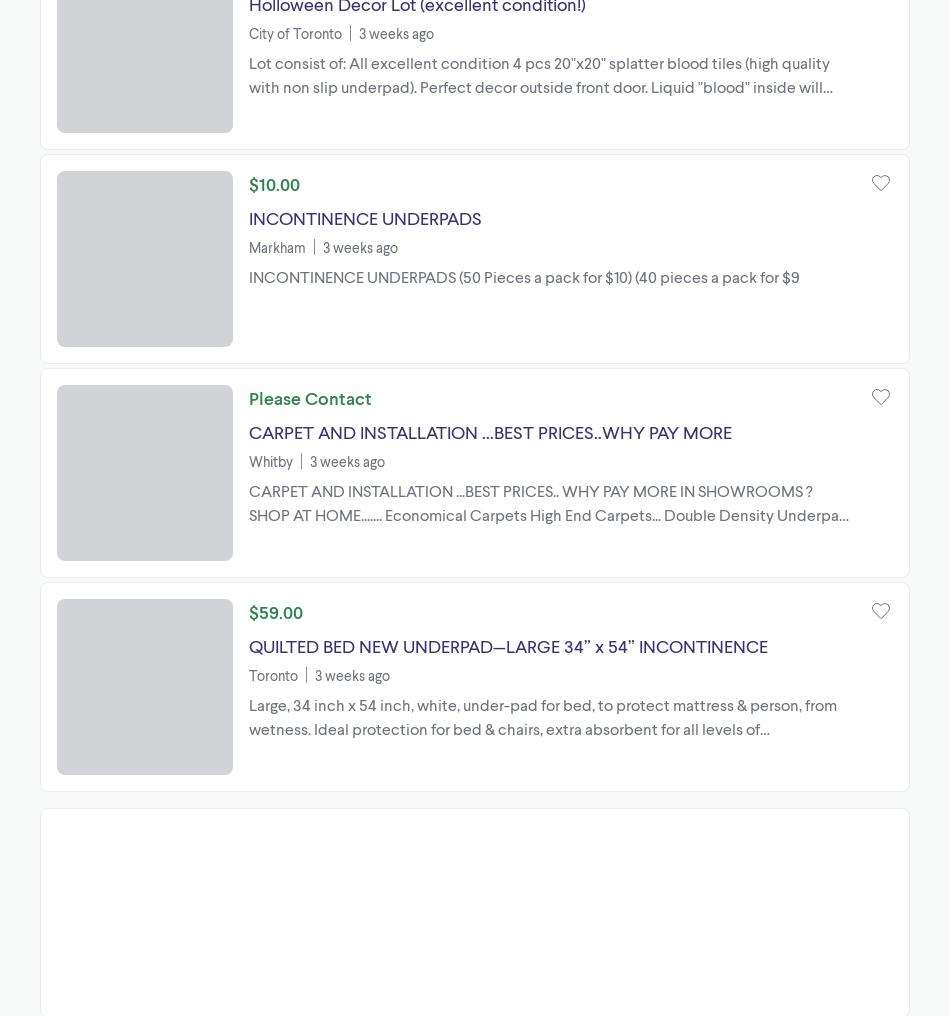 Image resolution: width=950 pixels, height=1016 pixels. Describe the element at coordinates (524, 274) in the screenshot. I see `'INCONTINENCE UNDERPADS (50 Pieces a pack for $10) (40 pieces a pack for $9'` at that location.